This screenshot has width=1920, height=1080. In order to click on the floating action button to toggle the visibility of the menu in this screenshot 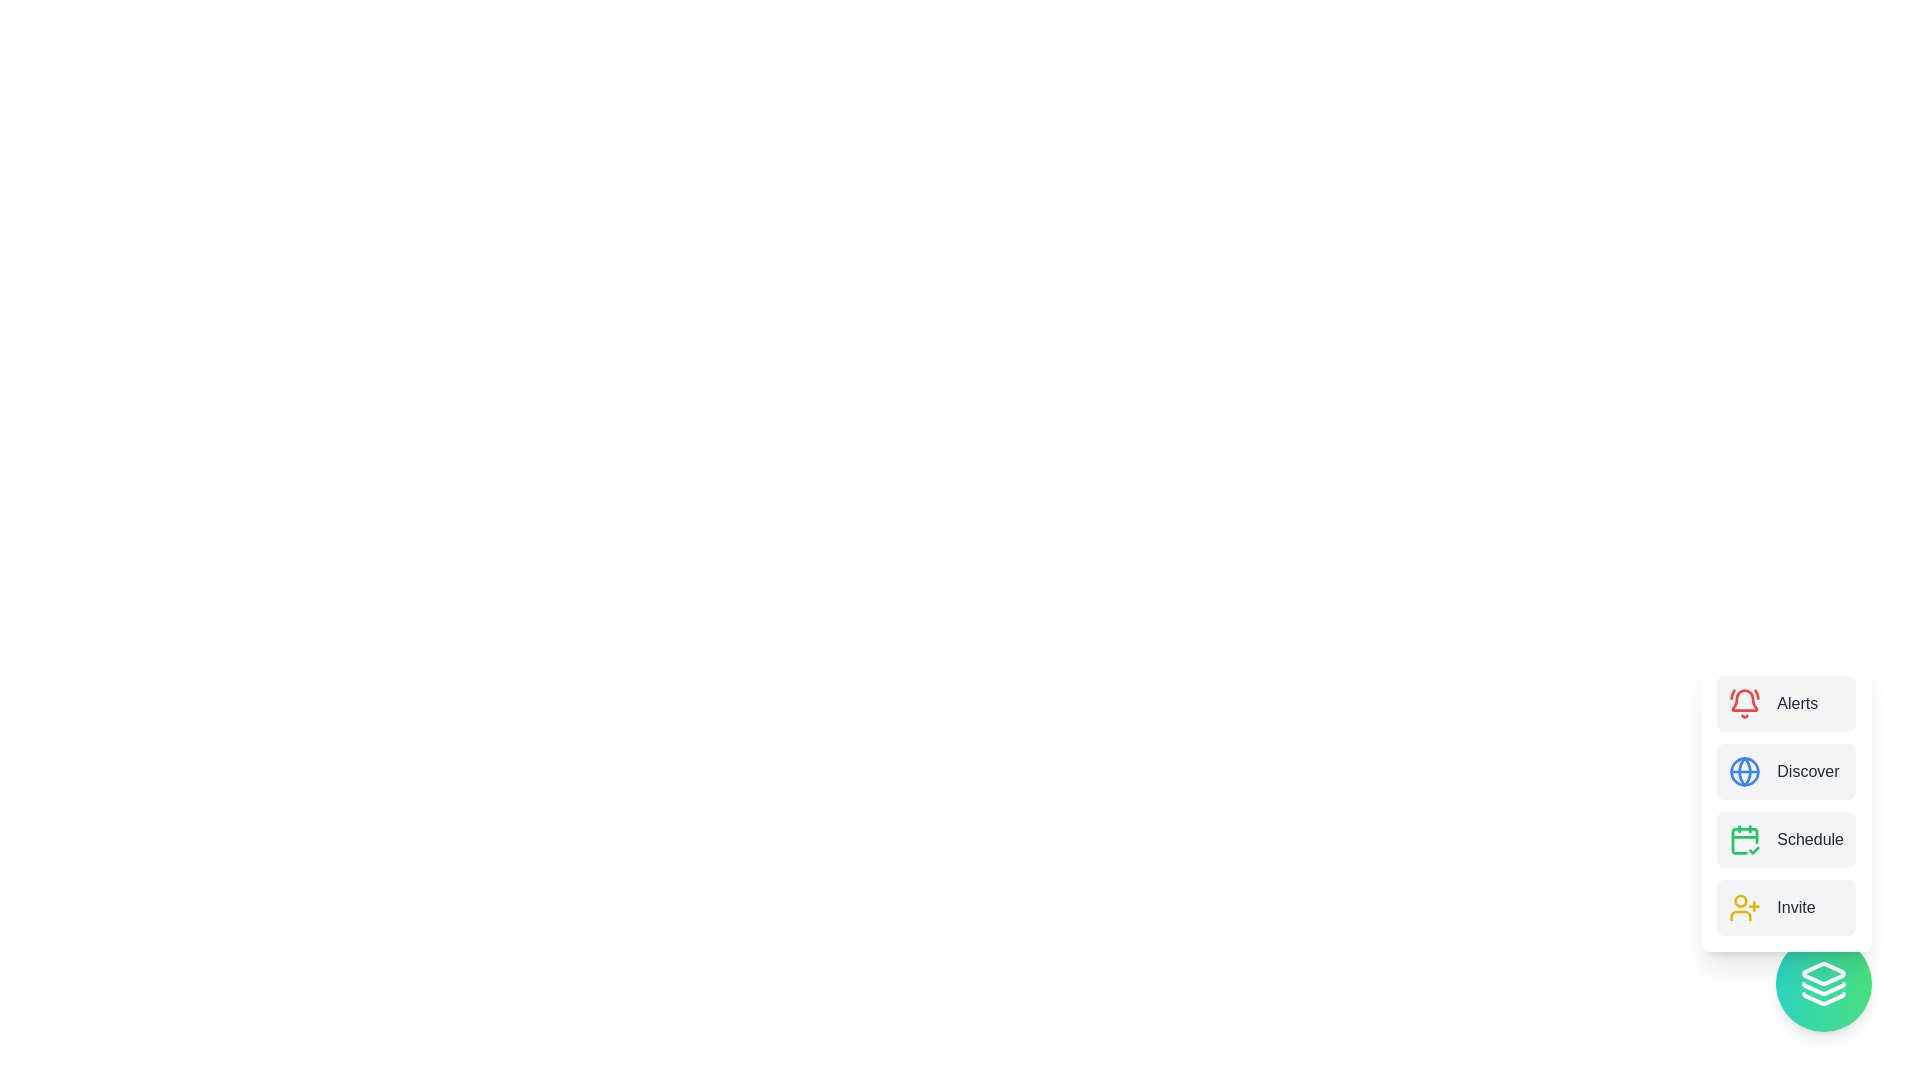, I will do `click(1824, 982)`.